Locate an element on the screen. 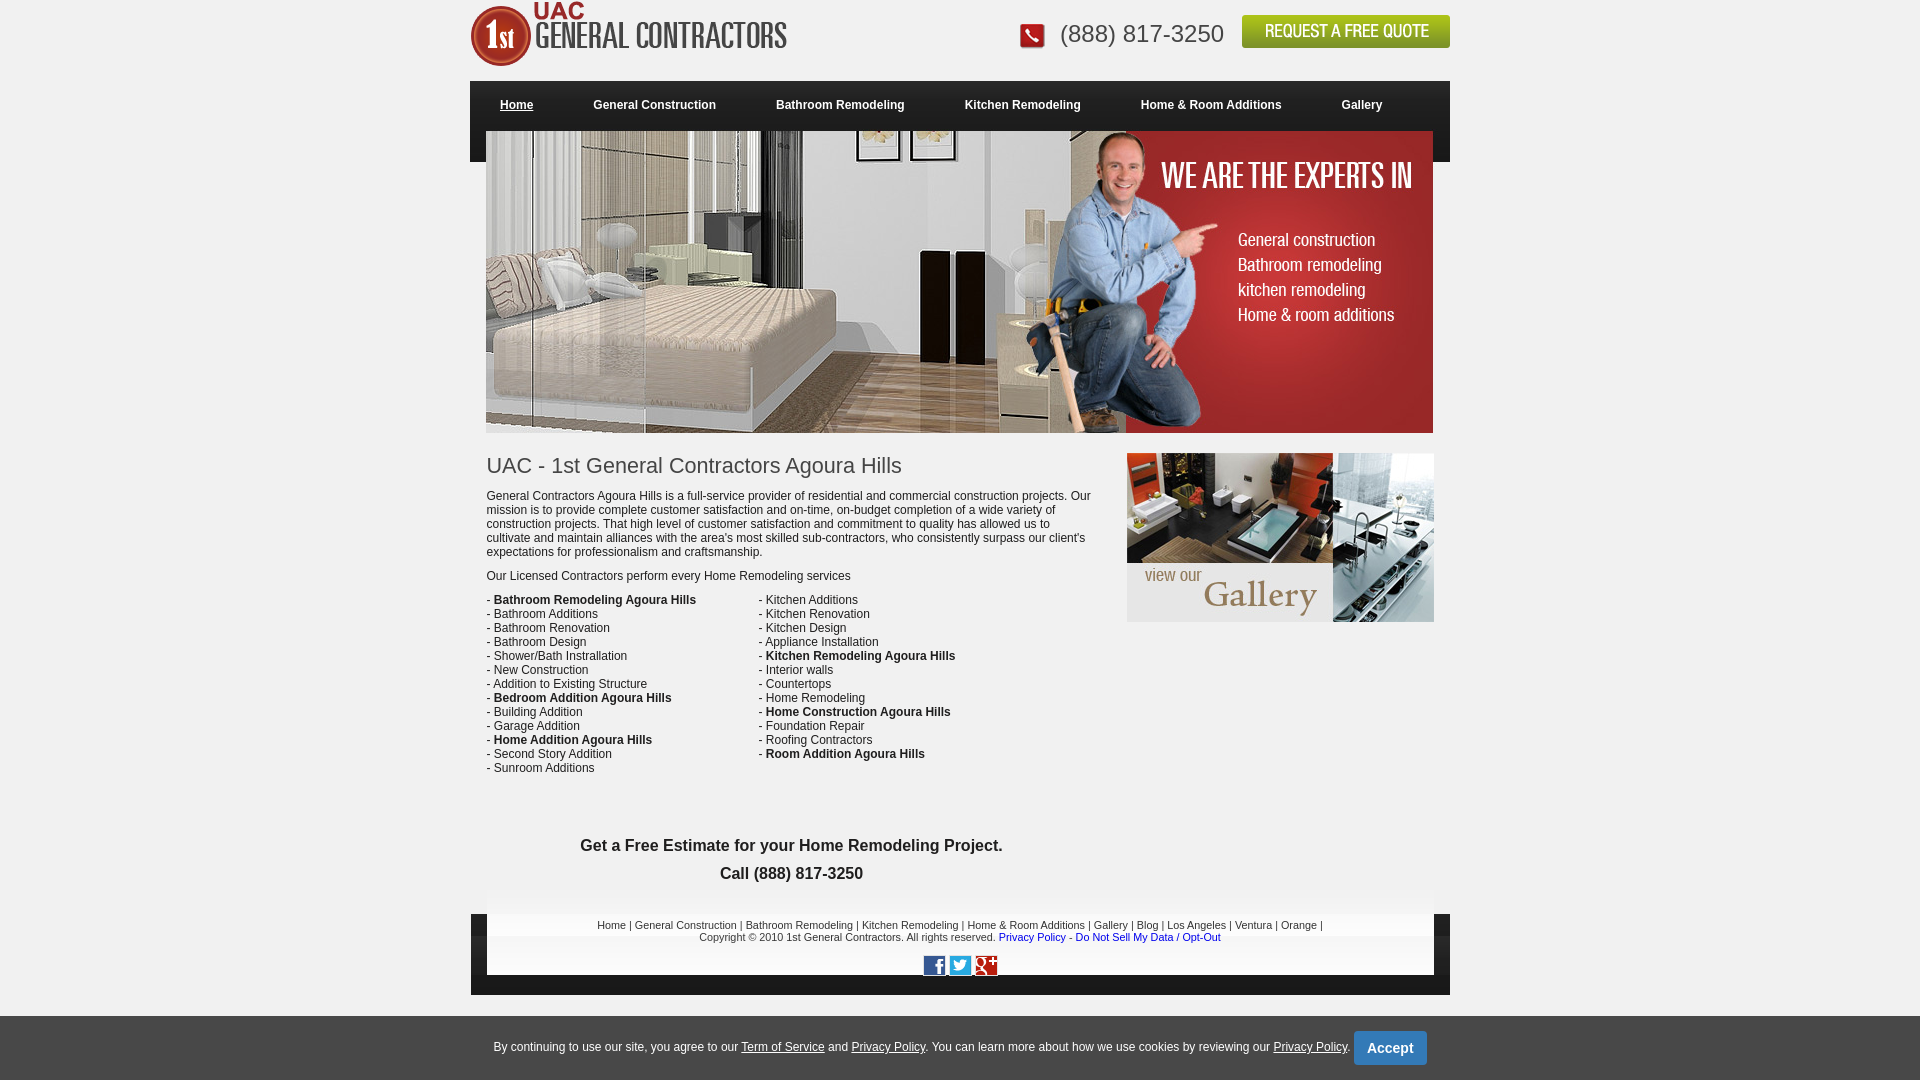 This screenshot has width=1920, height=1080. 'Home' is located at coordinates (469, 104).